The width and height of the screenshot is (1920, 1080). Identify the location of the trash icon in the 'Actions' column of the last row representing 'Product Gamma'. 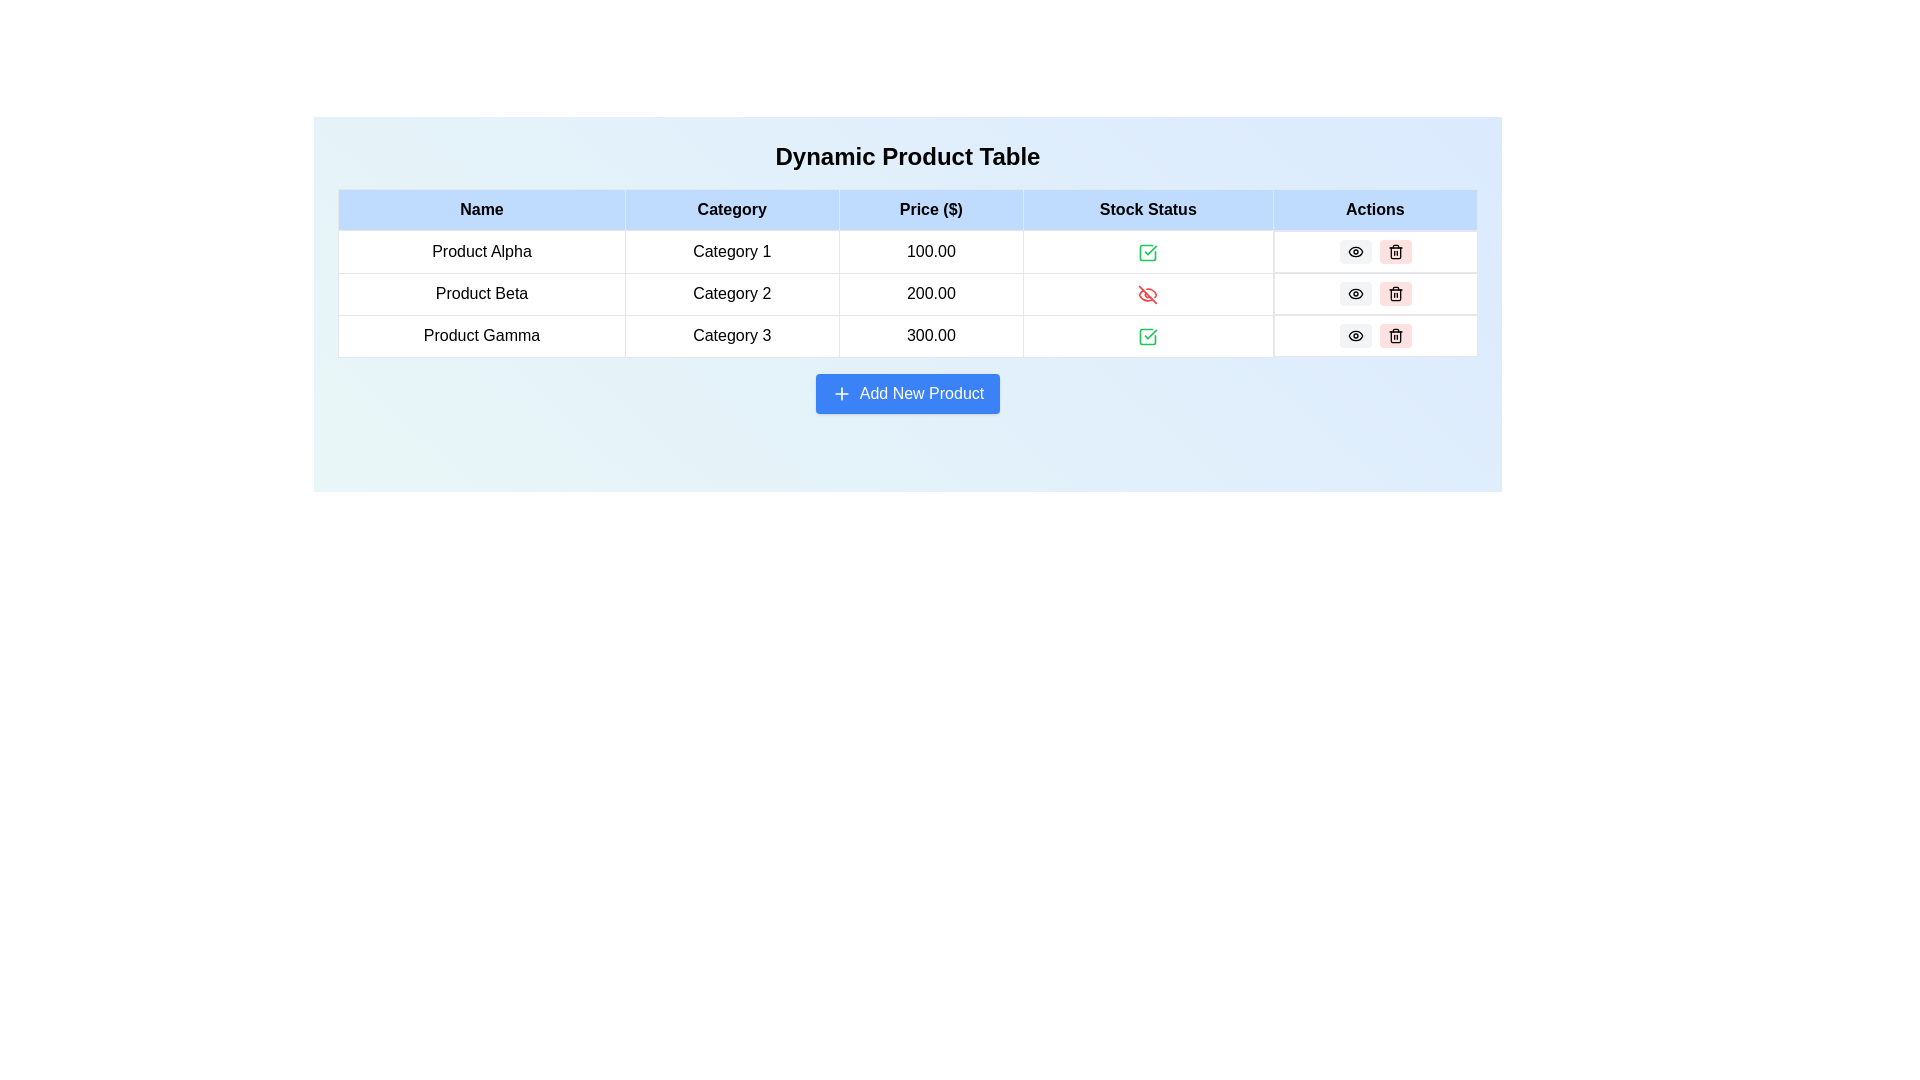
(1394, 335).